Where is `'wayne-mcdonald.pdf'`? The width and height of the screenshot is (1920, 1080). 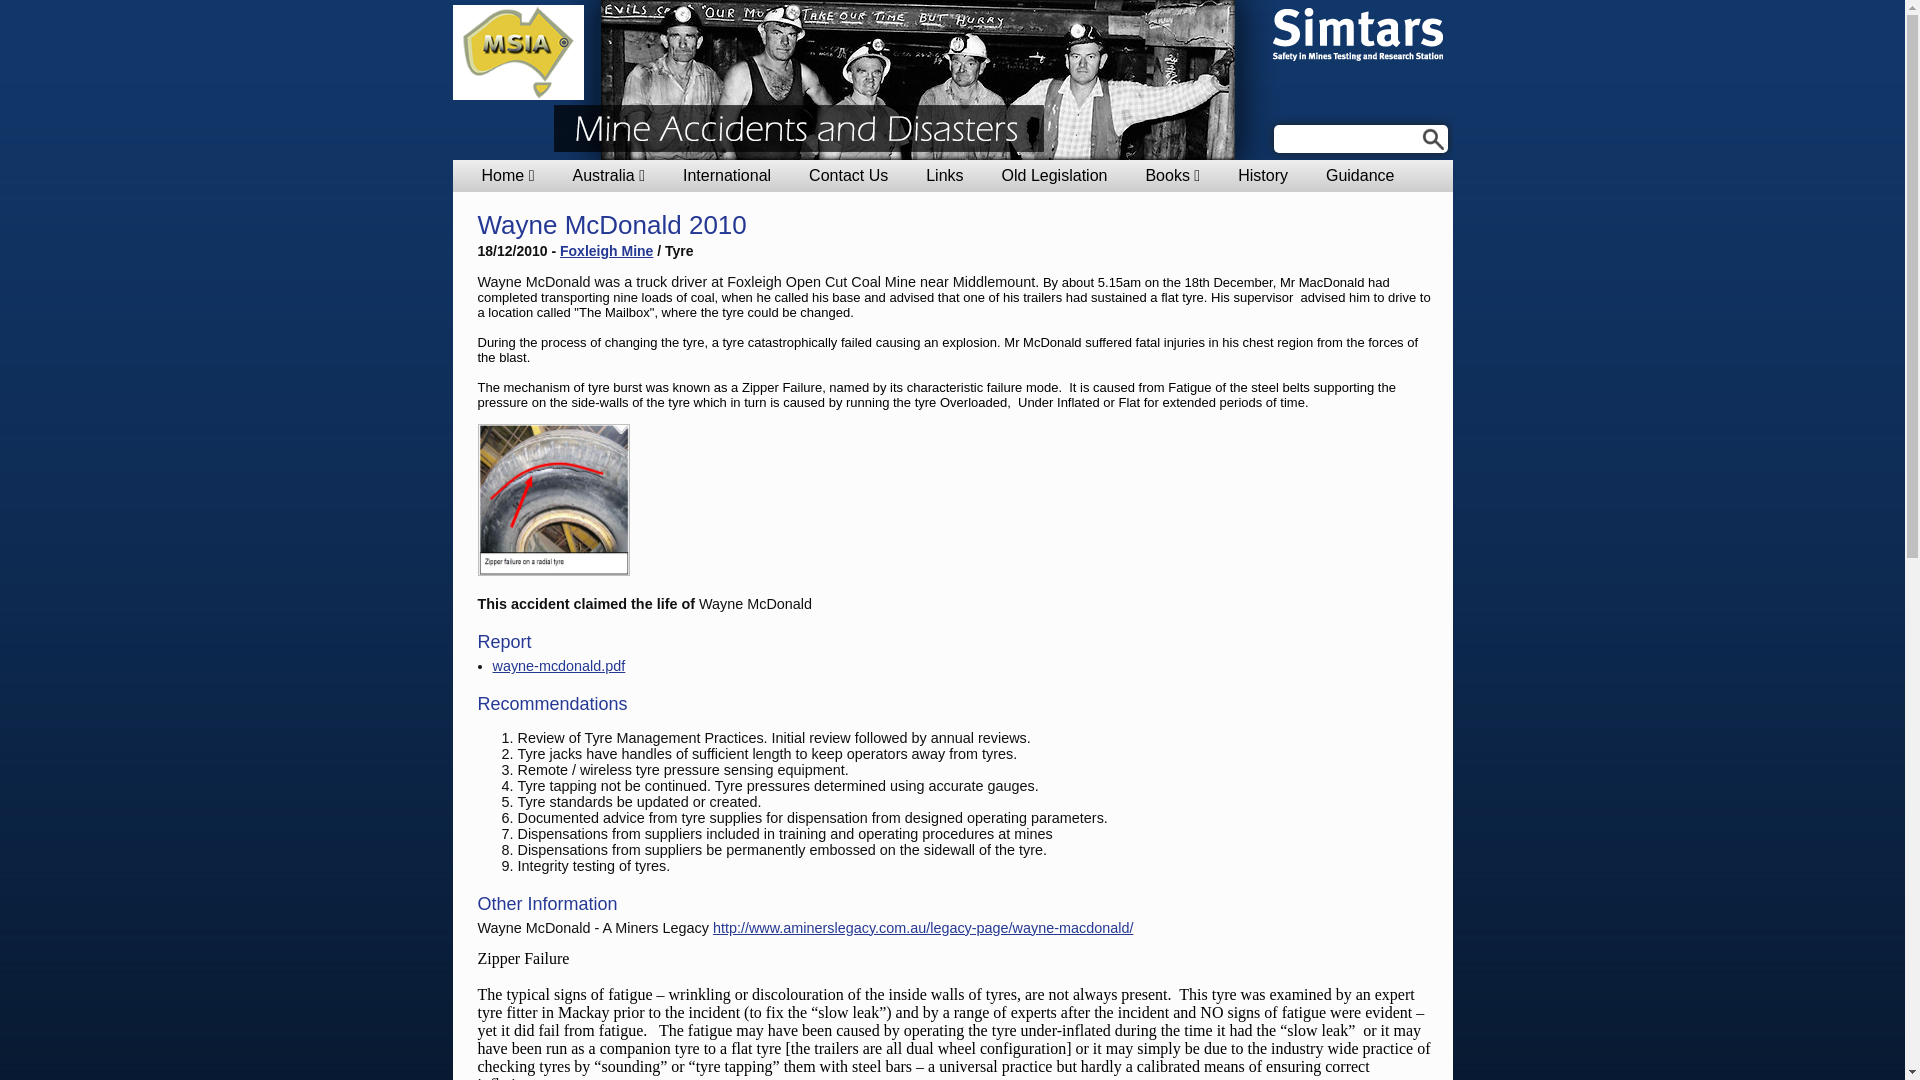 'wayne-mcdonald.pdf' is located at coordinates (558, 666).